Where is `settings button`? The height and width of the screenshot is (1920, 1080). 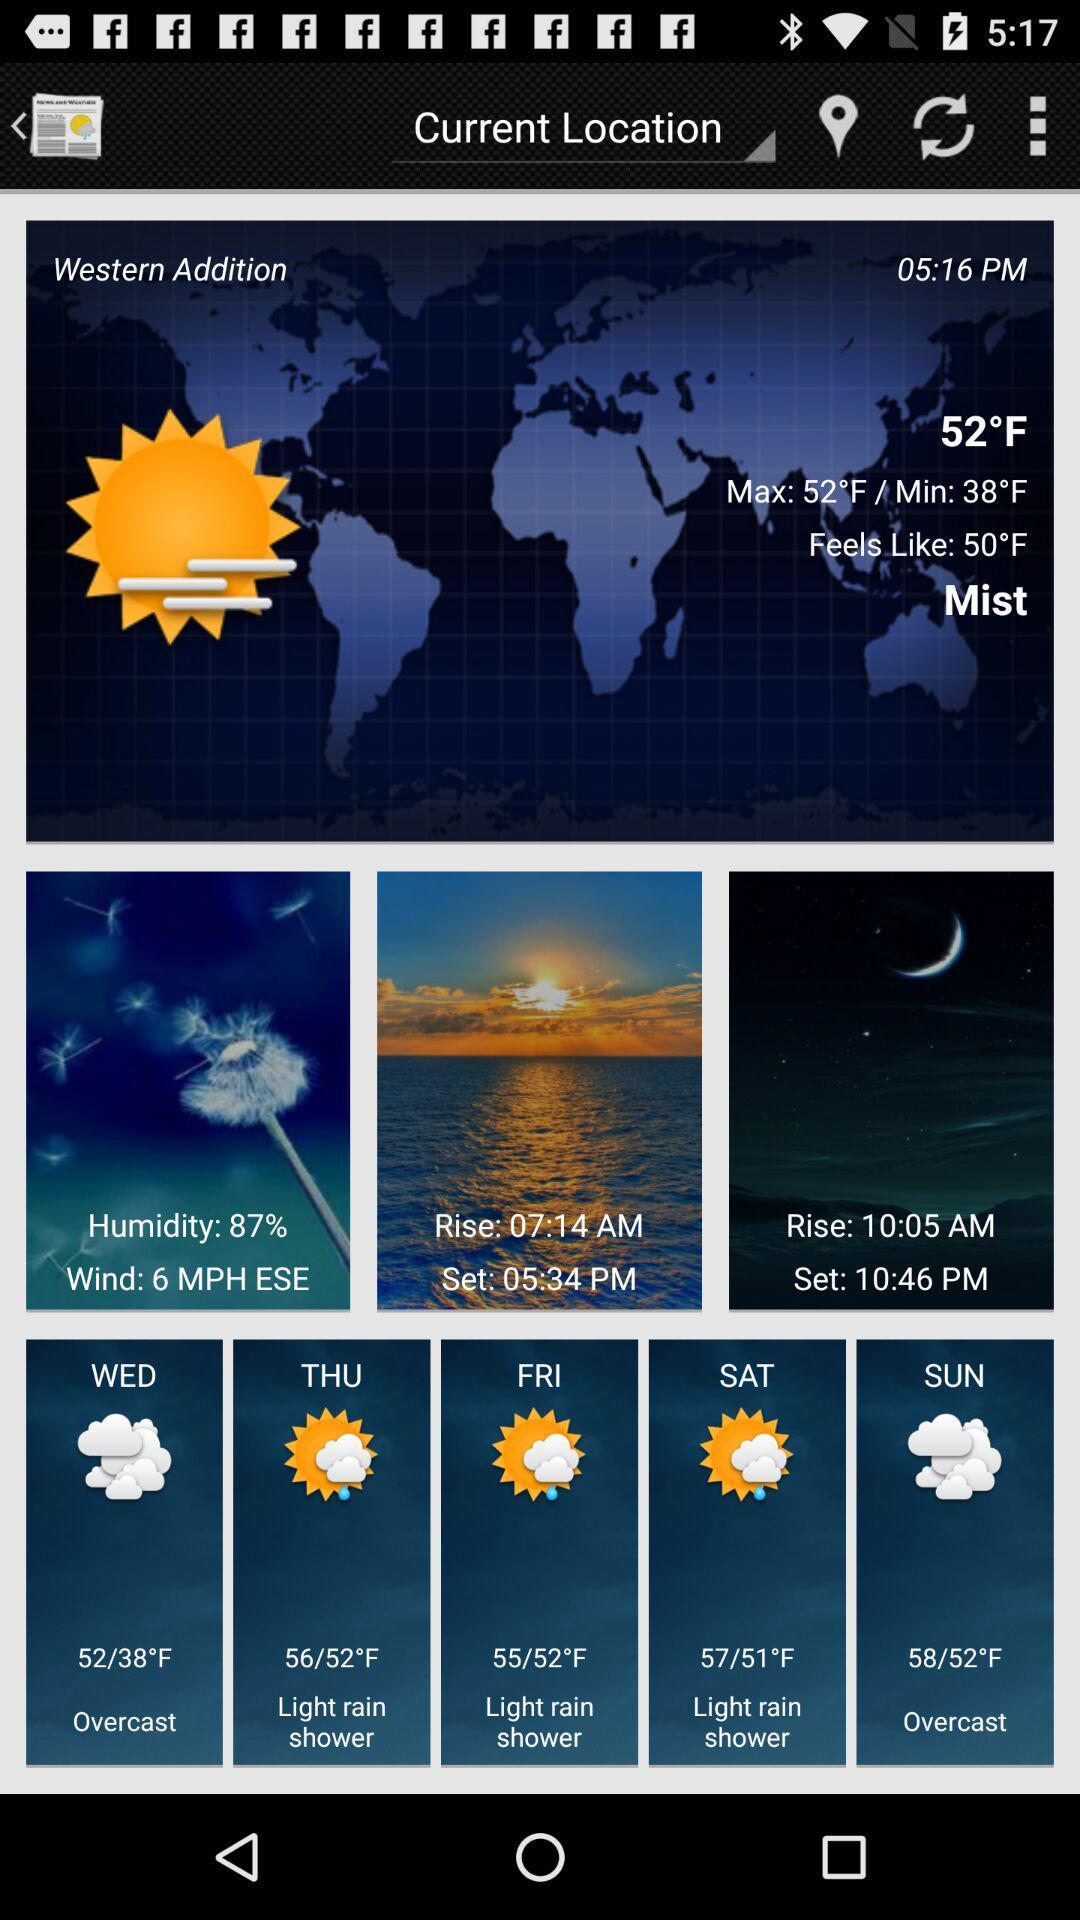 settings button is located at coordinates (1036, 124).